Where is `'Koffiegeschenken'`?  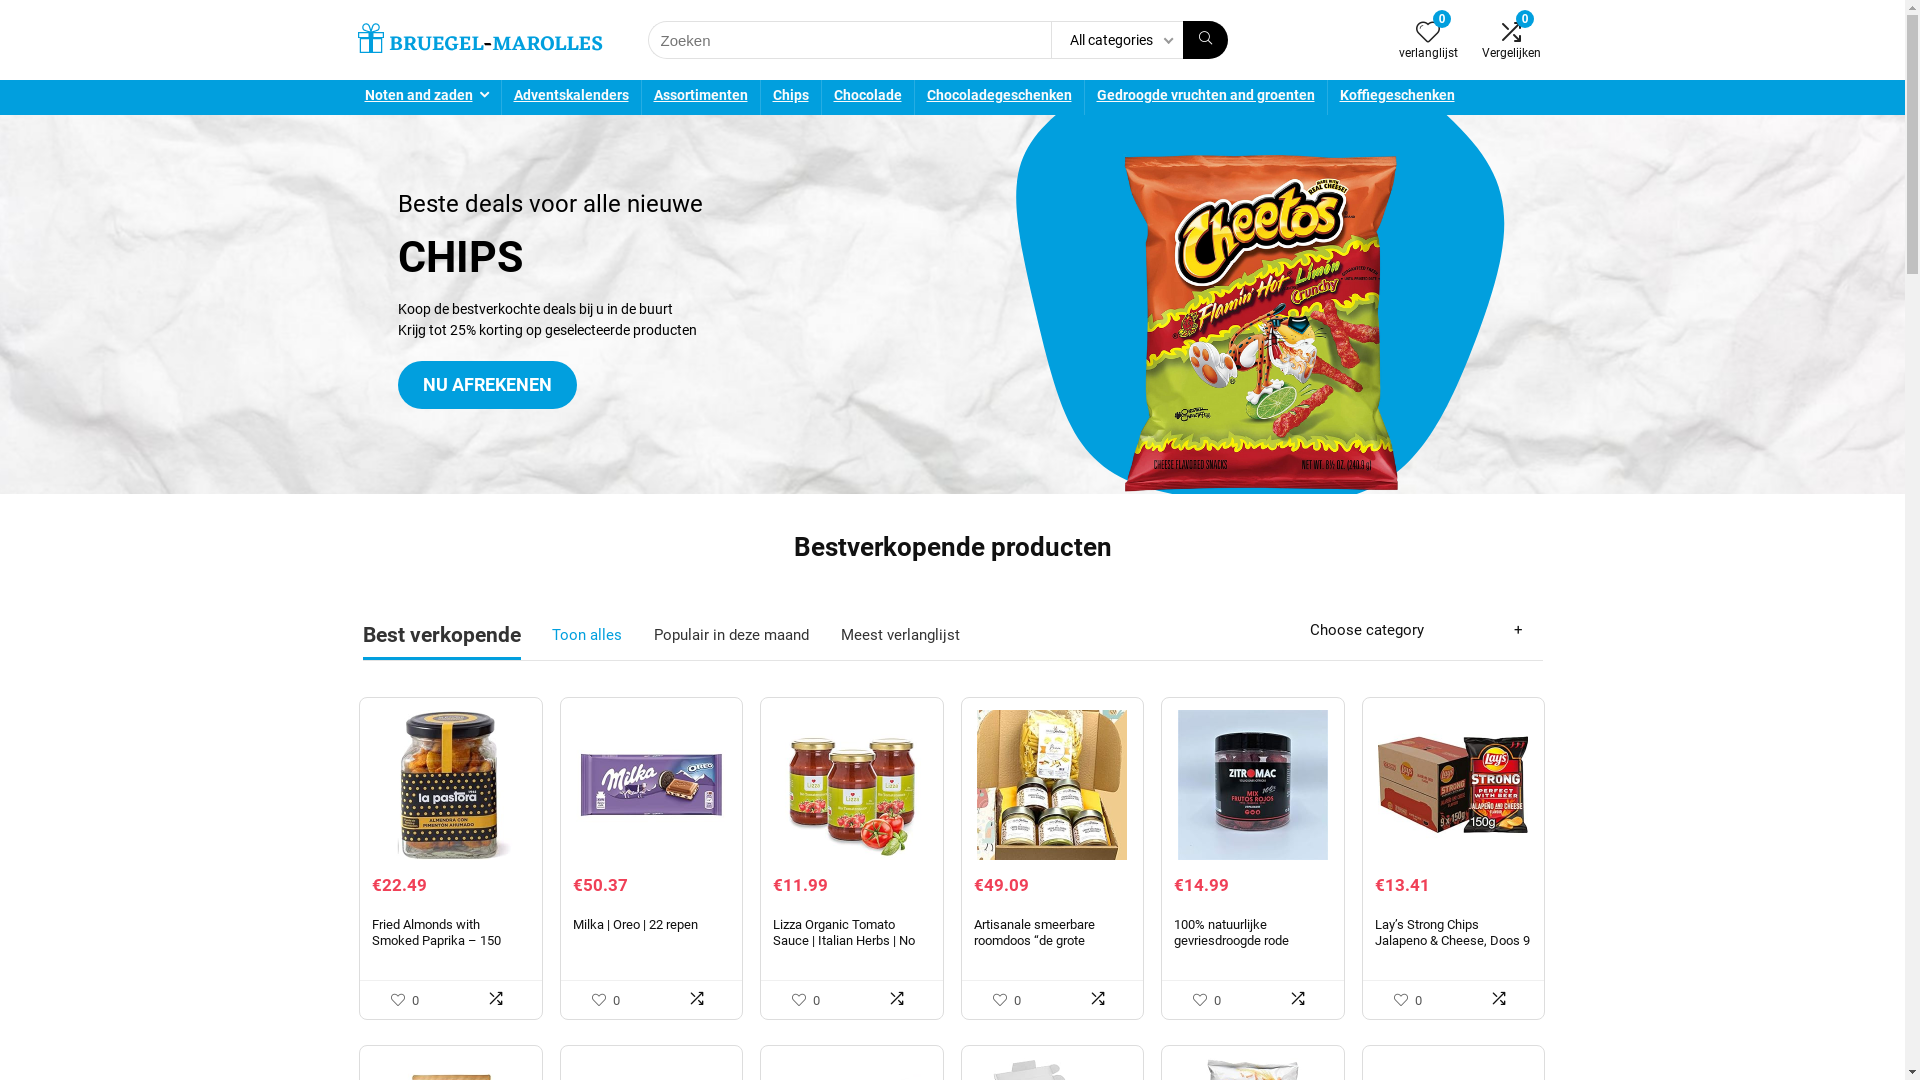
'Koffiegeschenken' is located at coordinates (1396, 97).